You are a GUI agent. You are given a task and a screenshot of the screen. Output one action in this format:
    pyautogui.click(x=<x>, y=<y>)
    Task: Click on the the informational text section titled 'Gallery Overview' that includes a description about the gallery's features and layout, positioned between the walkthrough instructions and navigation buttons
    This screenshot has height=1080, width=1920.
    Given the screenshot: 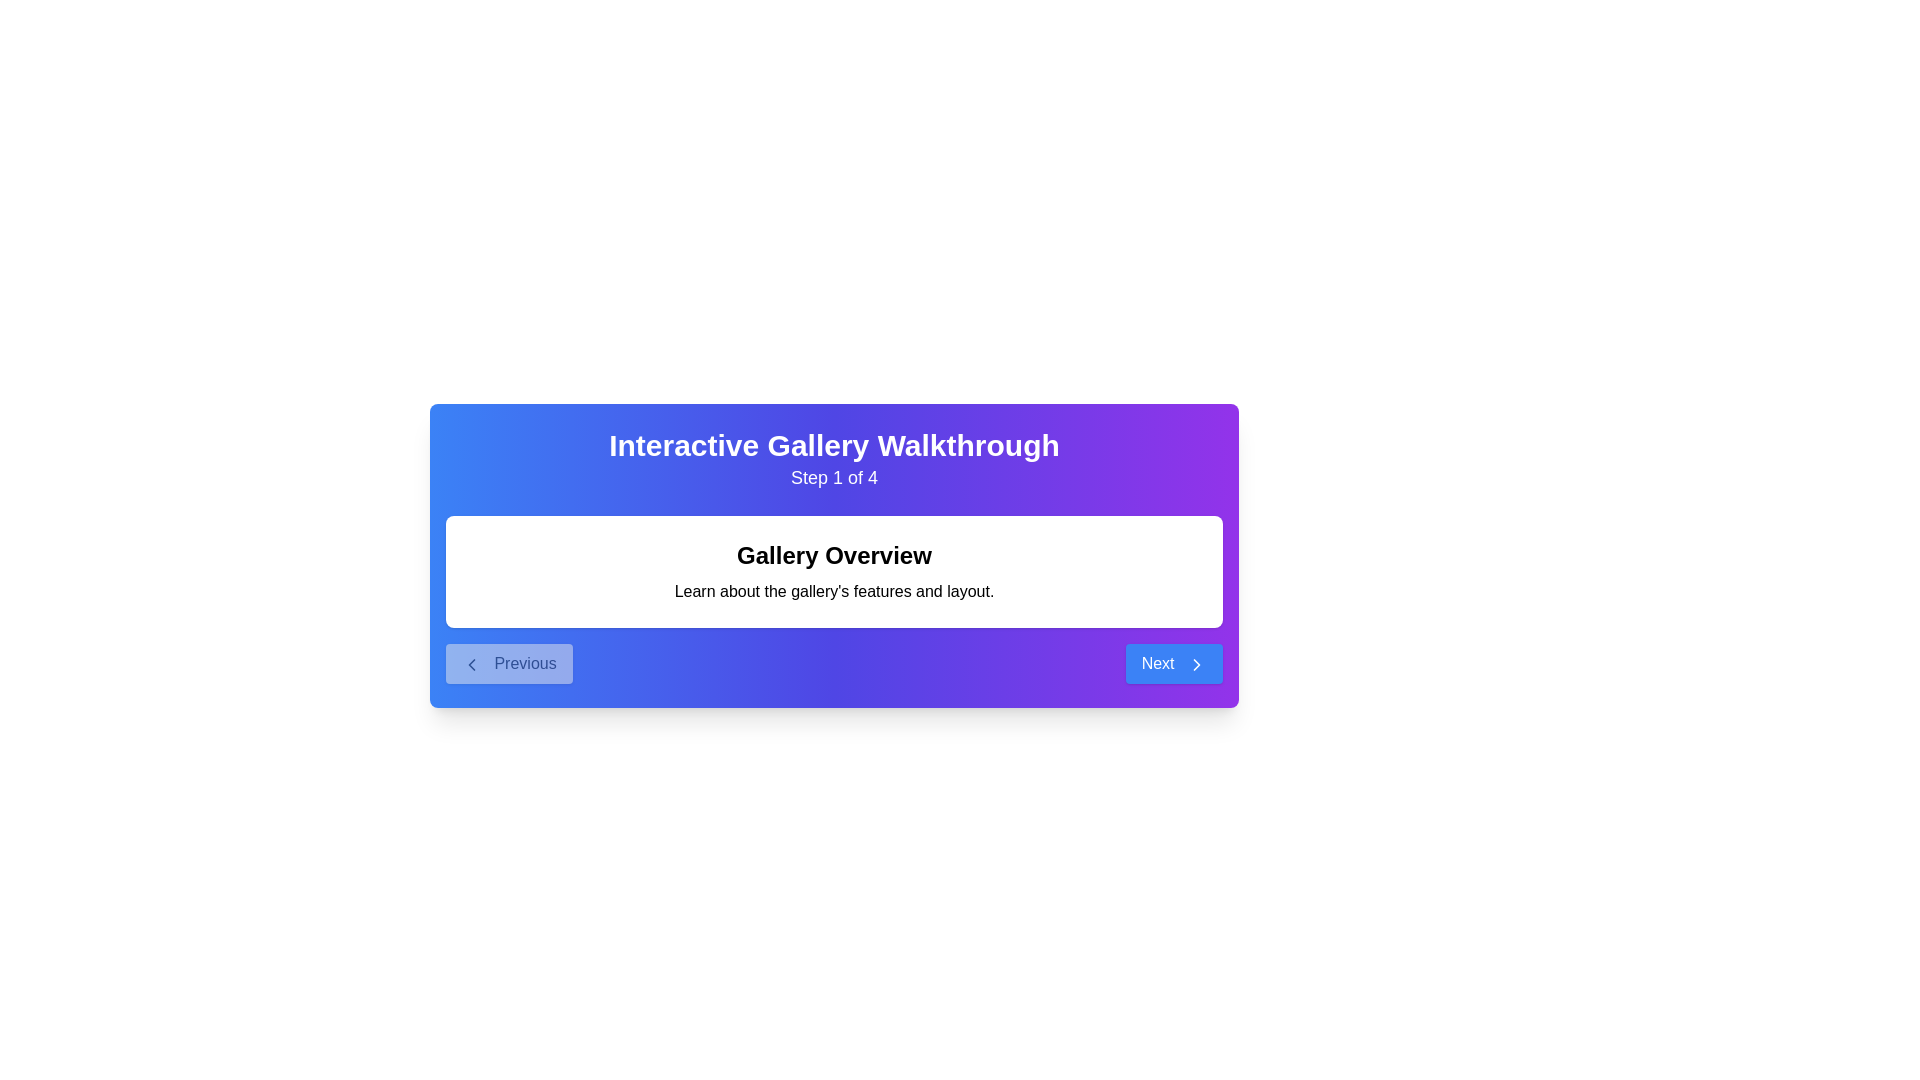 What is the action you would take?
    pyautogui.click(x=834, y=571)
    